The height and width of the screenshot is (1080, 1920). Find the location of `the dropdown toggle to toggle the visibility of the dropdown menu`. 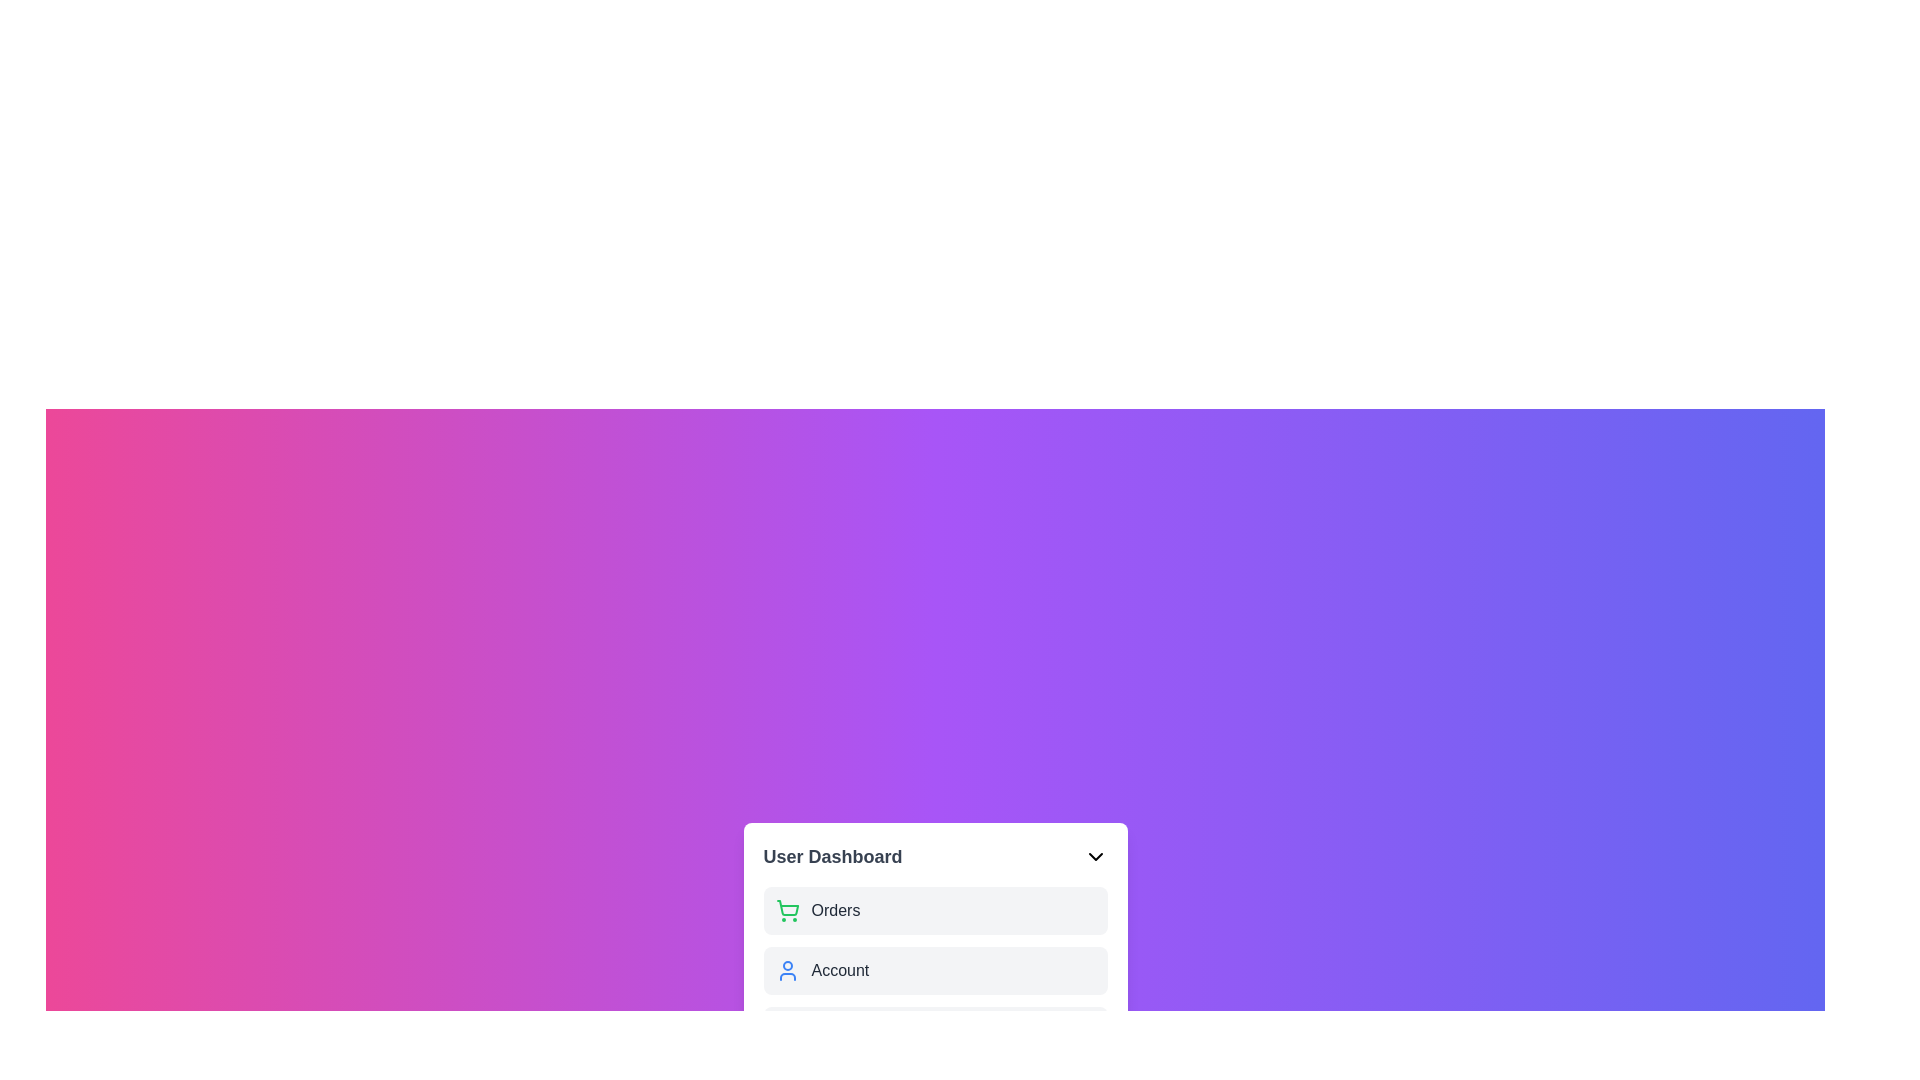

the dropdown toggle to toggle the visibility of the dropdown menu is located at coordinates (1094, 855).